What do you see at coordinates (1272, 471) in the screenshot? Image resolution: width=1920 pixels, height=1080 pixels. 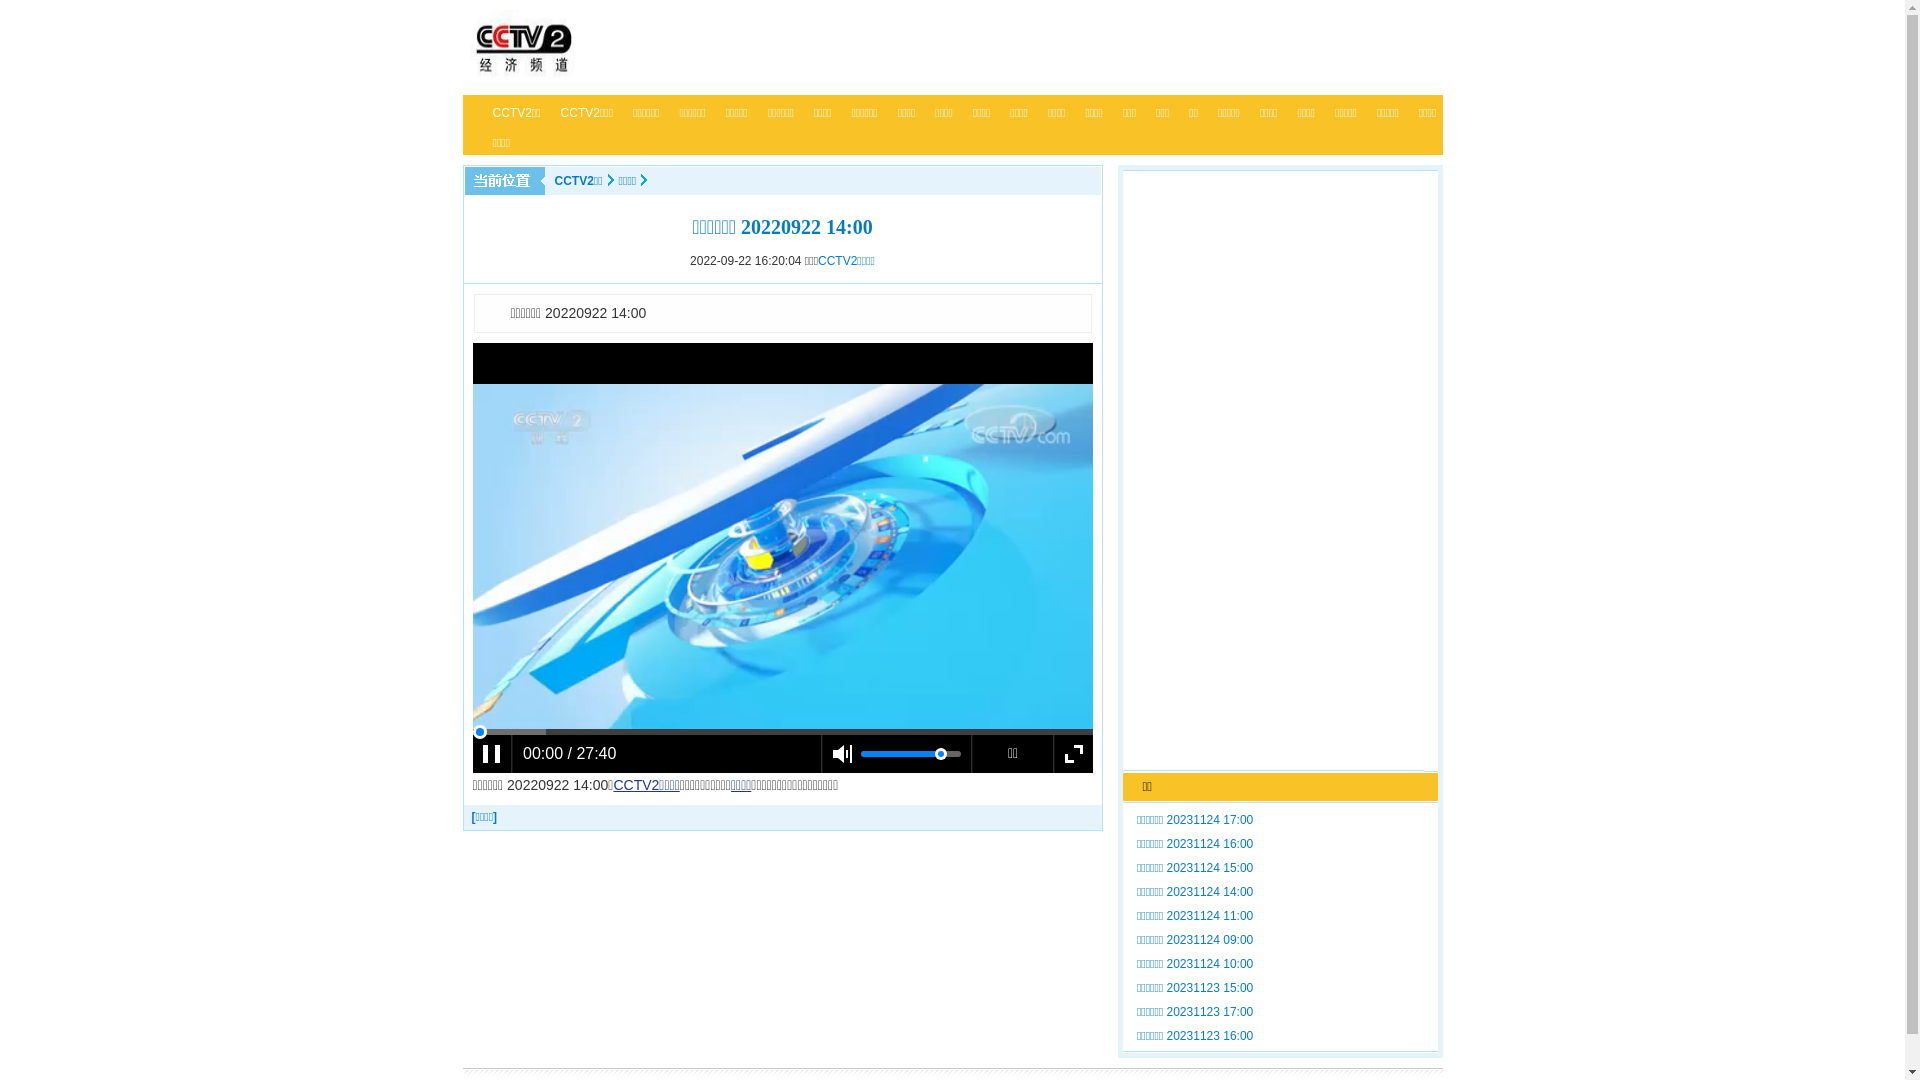 I see `'Advertisement'` at bounding box center [1272, 471].